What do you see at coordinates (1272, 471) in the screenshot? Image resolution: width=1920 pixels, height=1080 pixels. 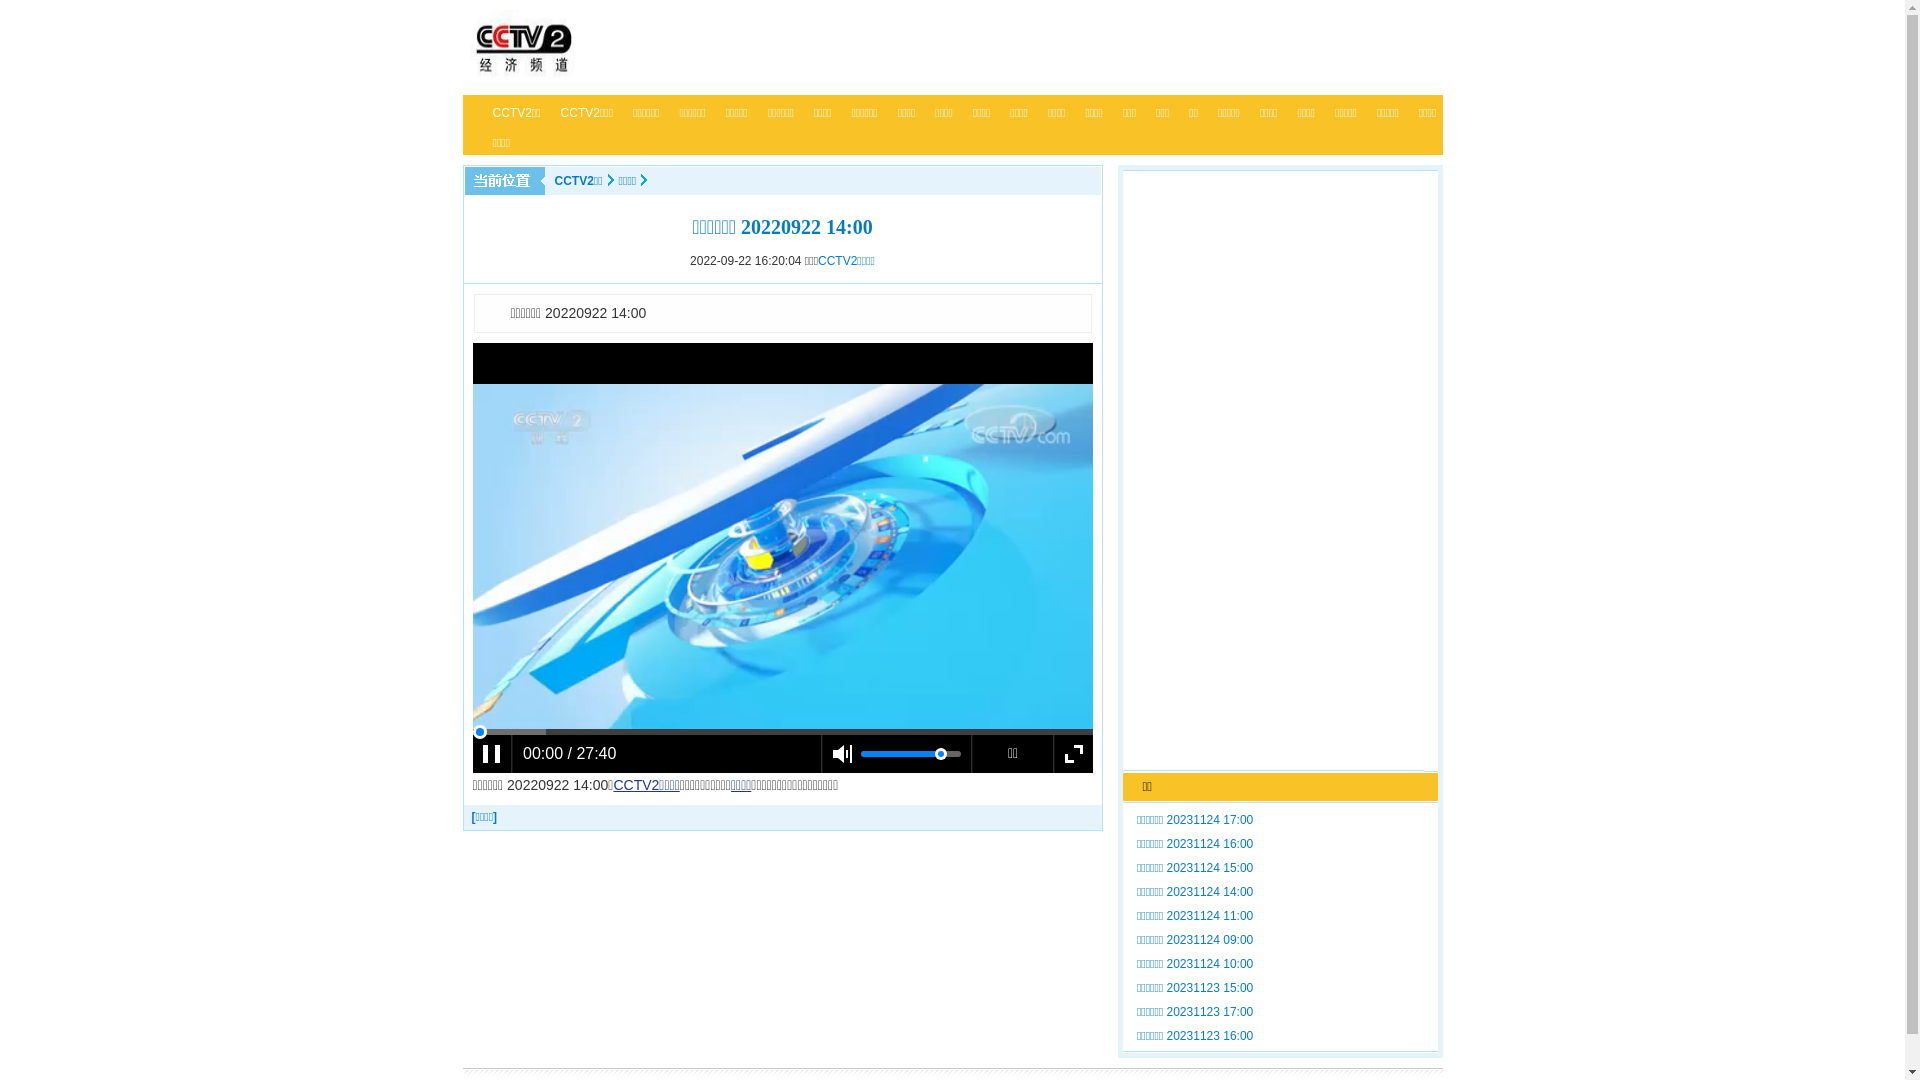 I see `'Advertisement'` at bounding box center [1272, 471].